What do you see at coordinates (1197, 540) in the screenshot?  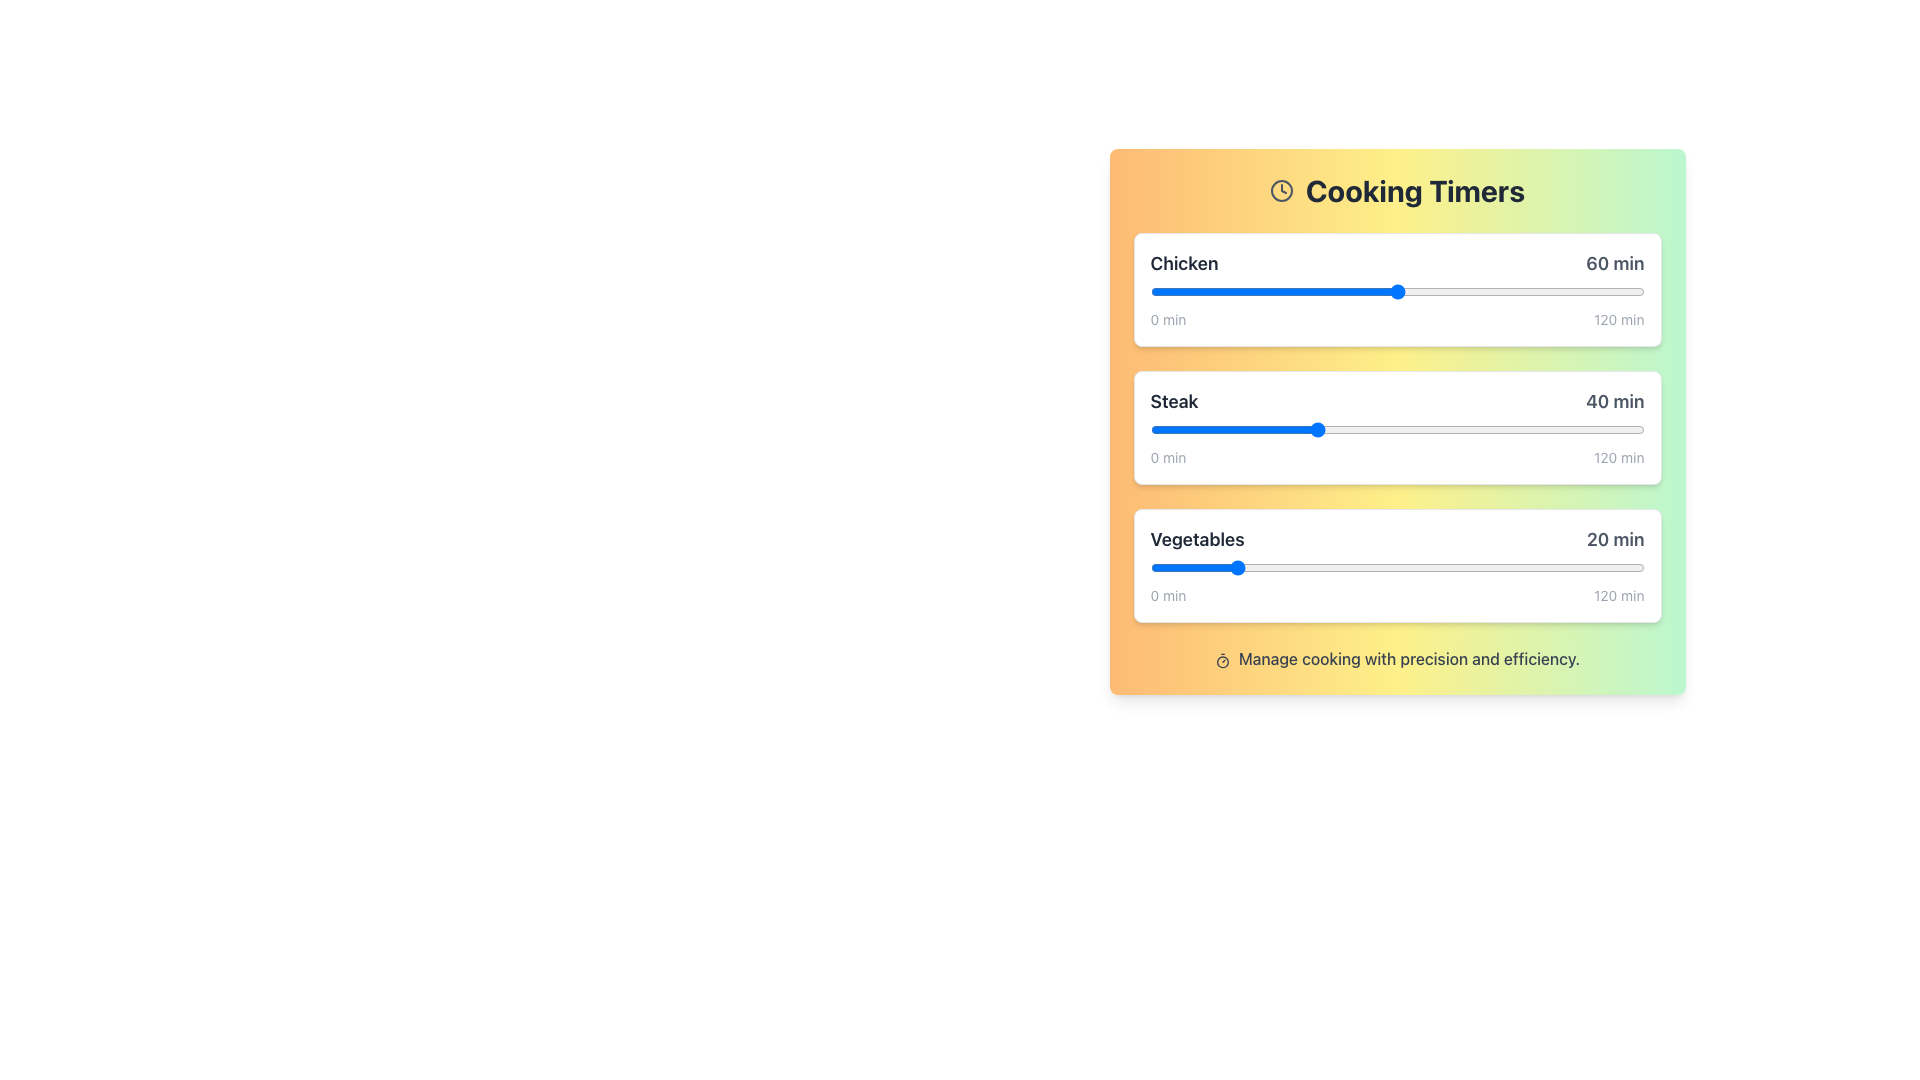 I see `the 'Vegetables' text label which indicates the title for the associated timer control in the third section of the cooking timers interface` at bounding box center [1197, 540].